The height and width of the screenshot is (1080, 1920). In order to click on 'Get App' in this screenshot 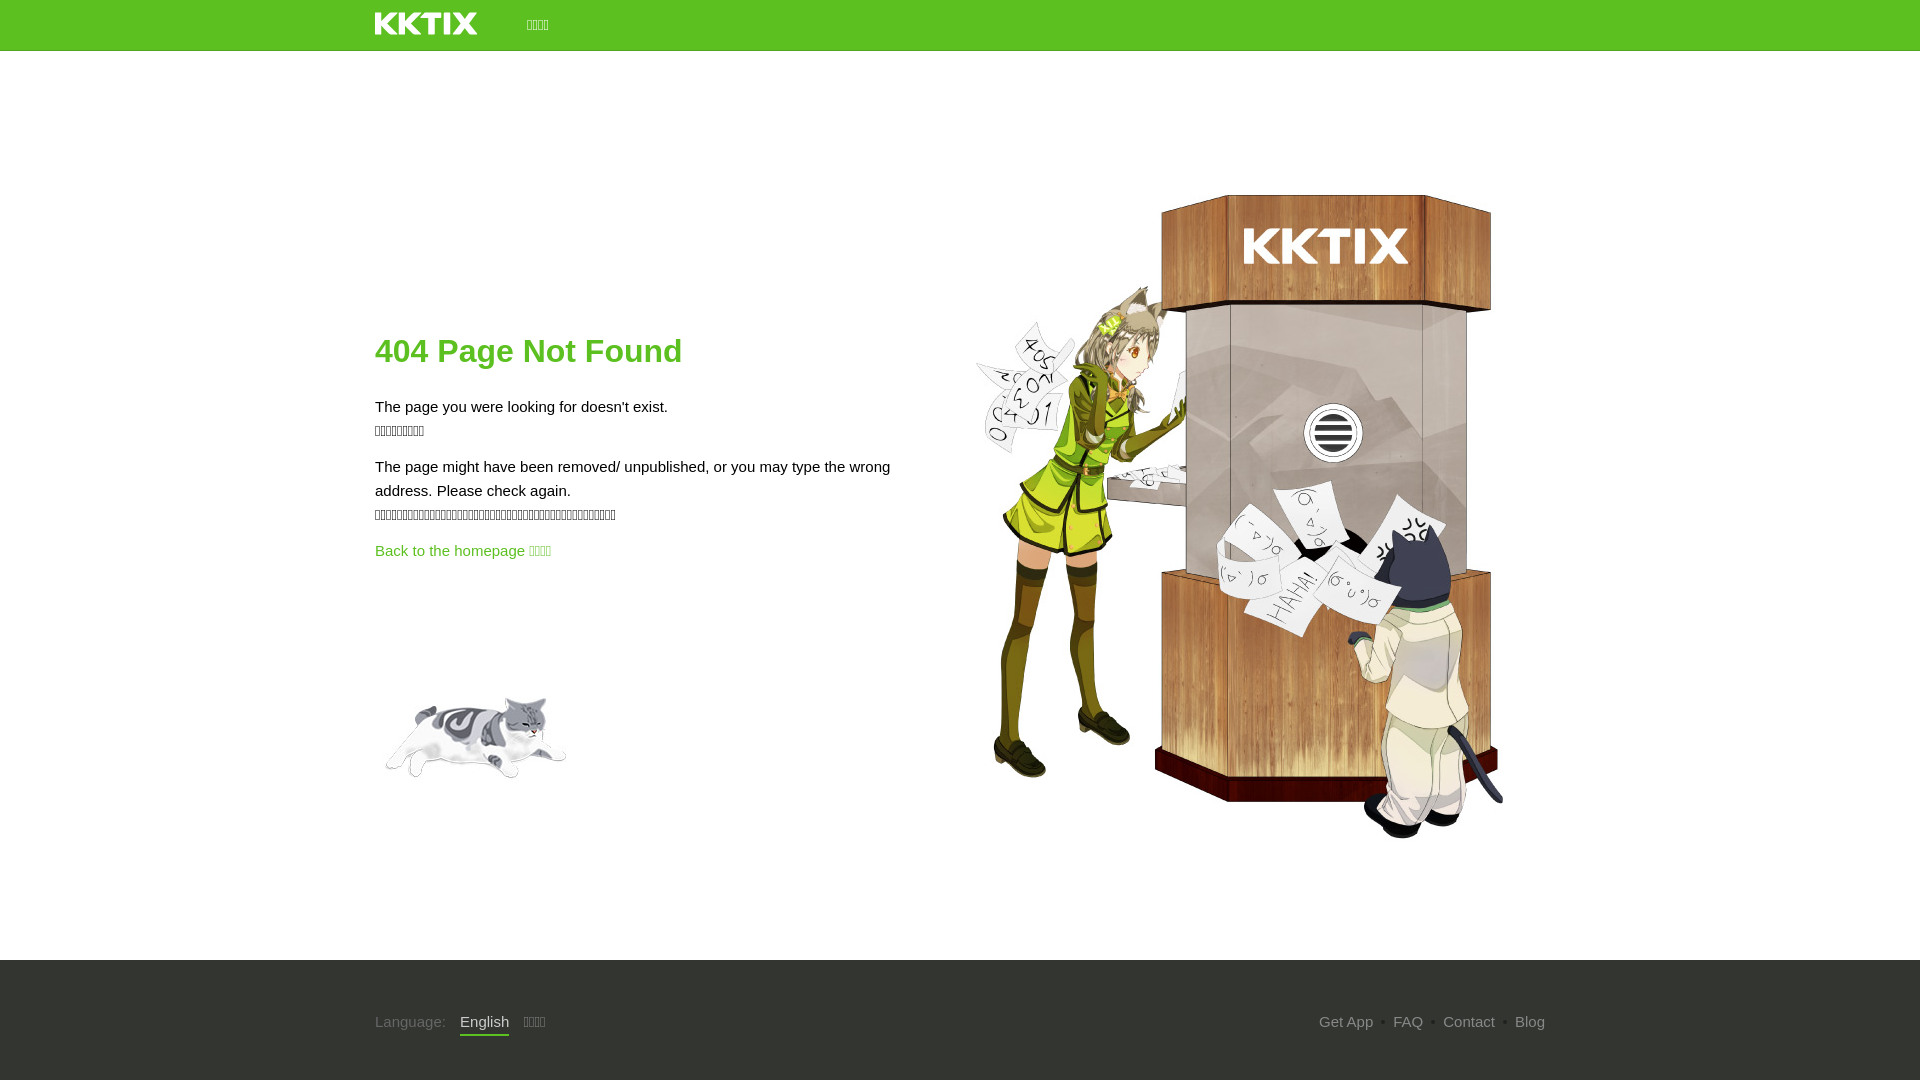, I will do `click(1345, 1021)`.